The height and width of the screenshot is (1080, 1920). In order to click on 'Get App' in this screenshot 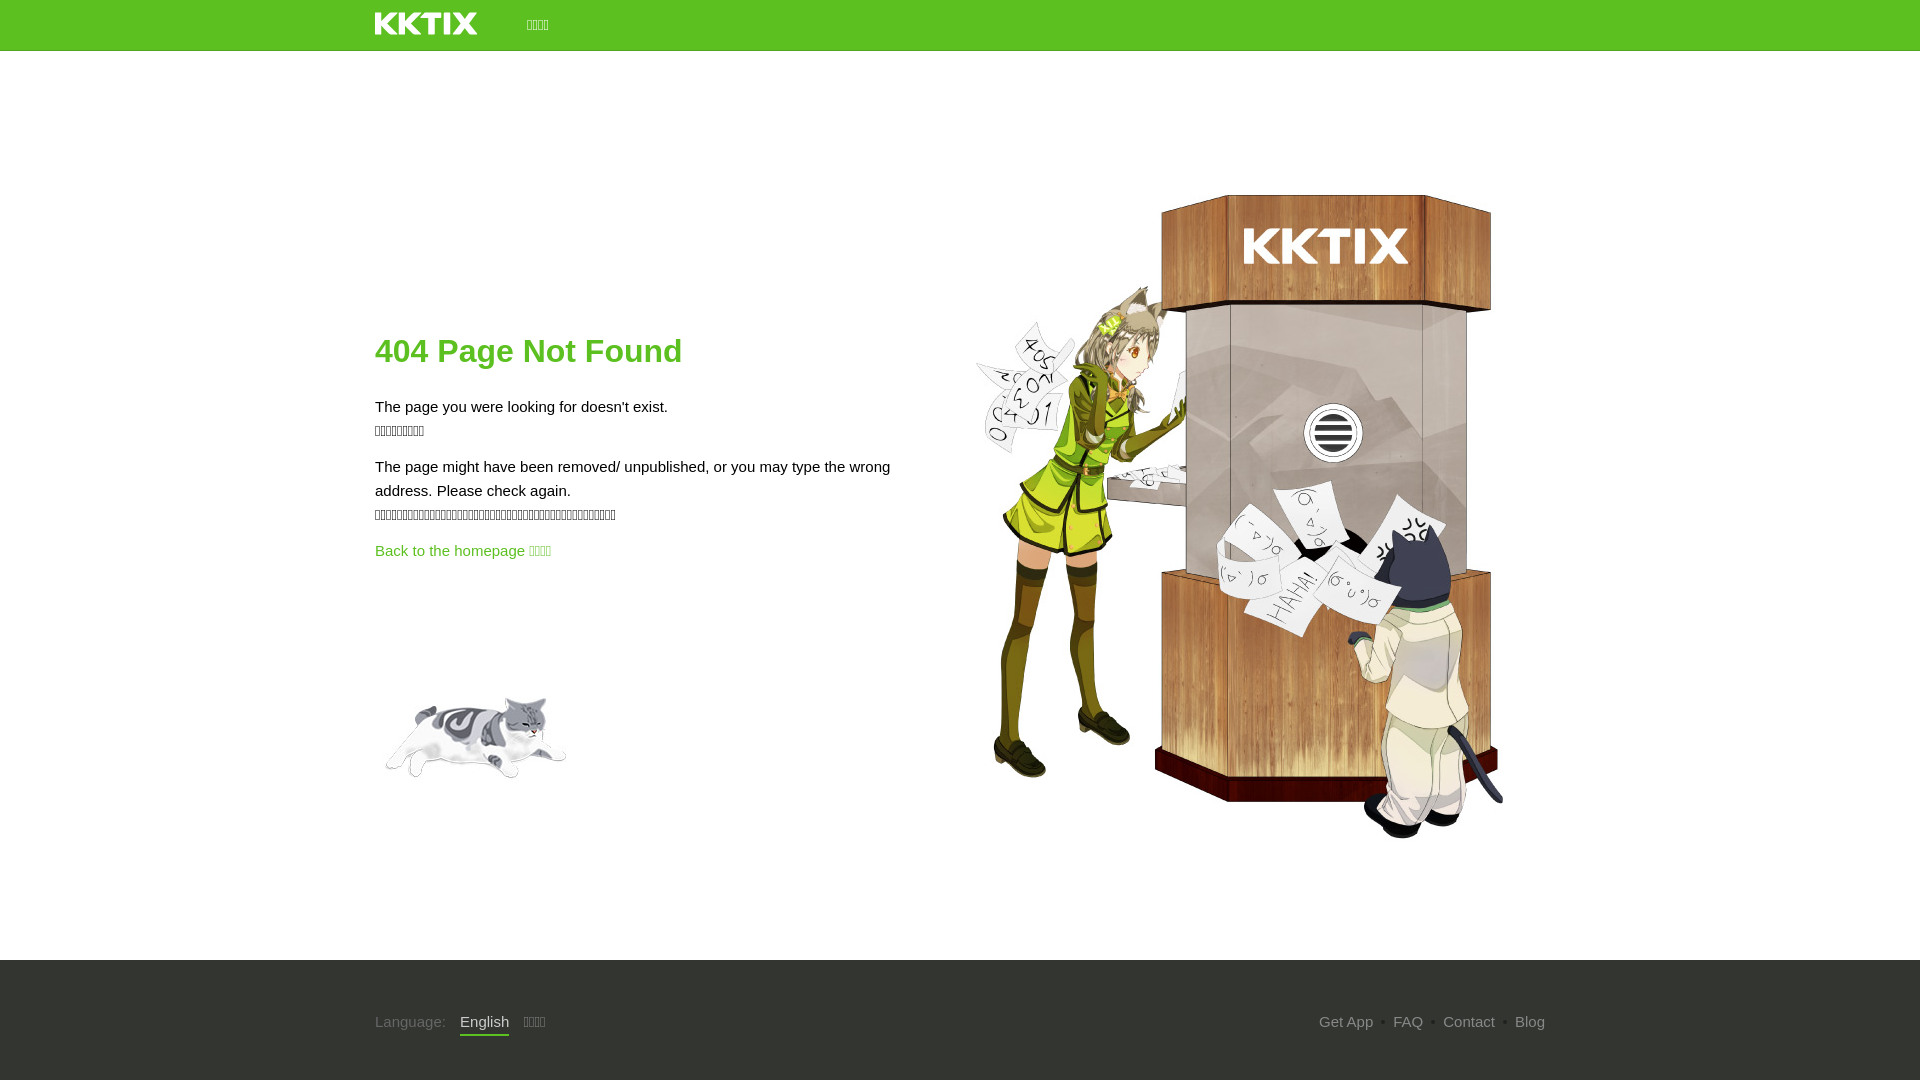, I will do `click(1345, 1021)`.